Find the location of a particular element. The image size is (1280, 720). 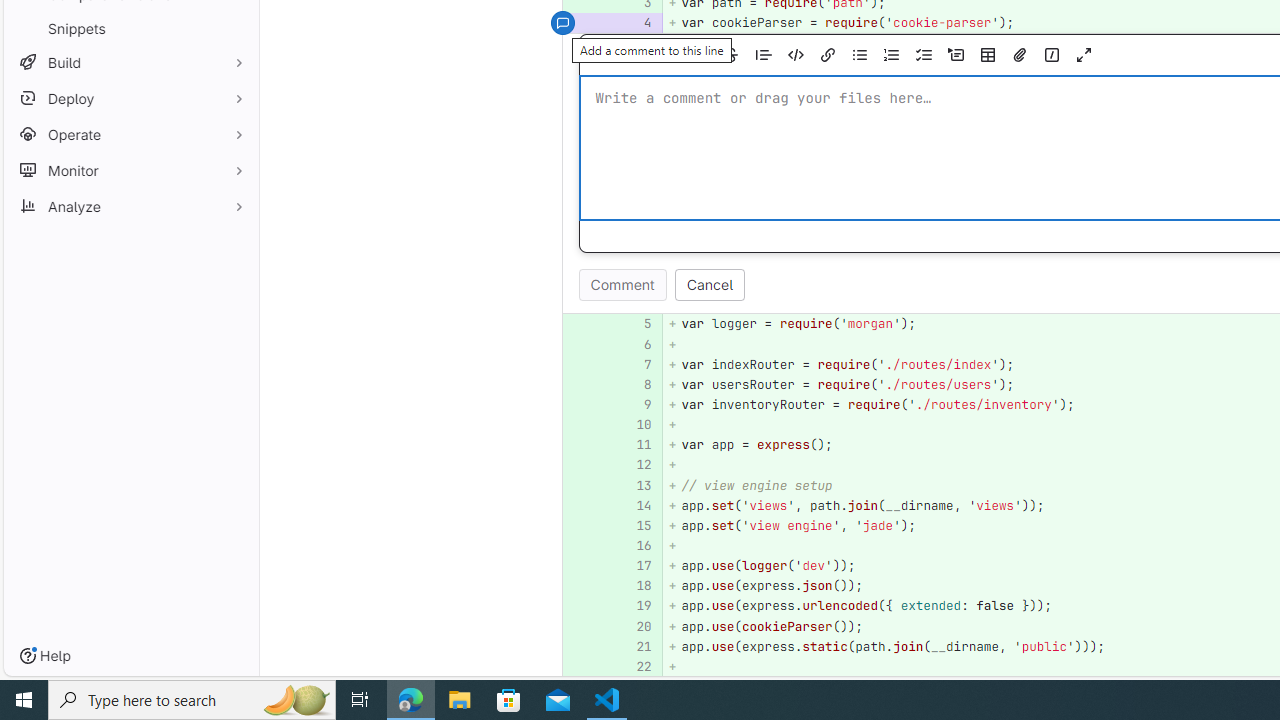

'Add a bullet list' is located at coordinates (859, 54).